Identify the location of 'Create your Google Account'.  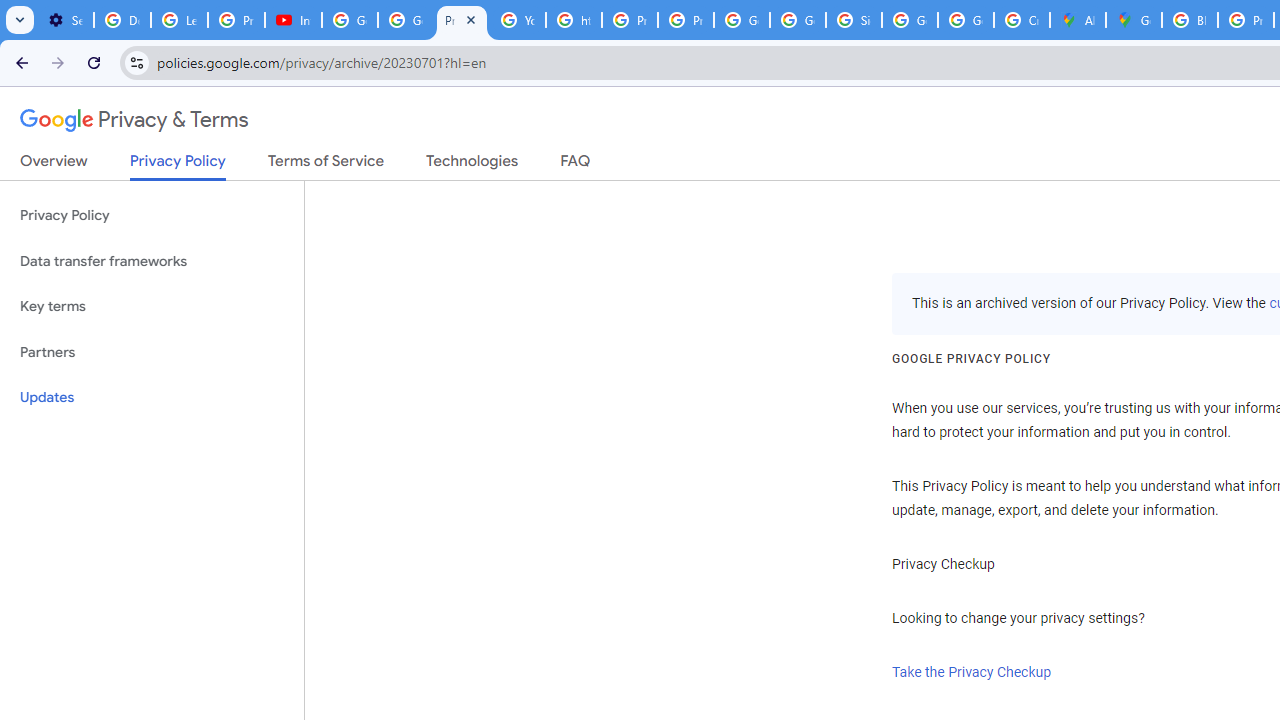
(1022, 20).